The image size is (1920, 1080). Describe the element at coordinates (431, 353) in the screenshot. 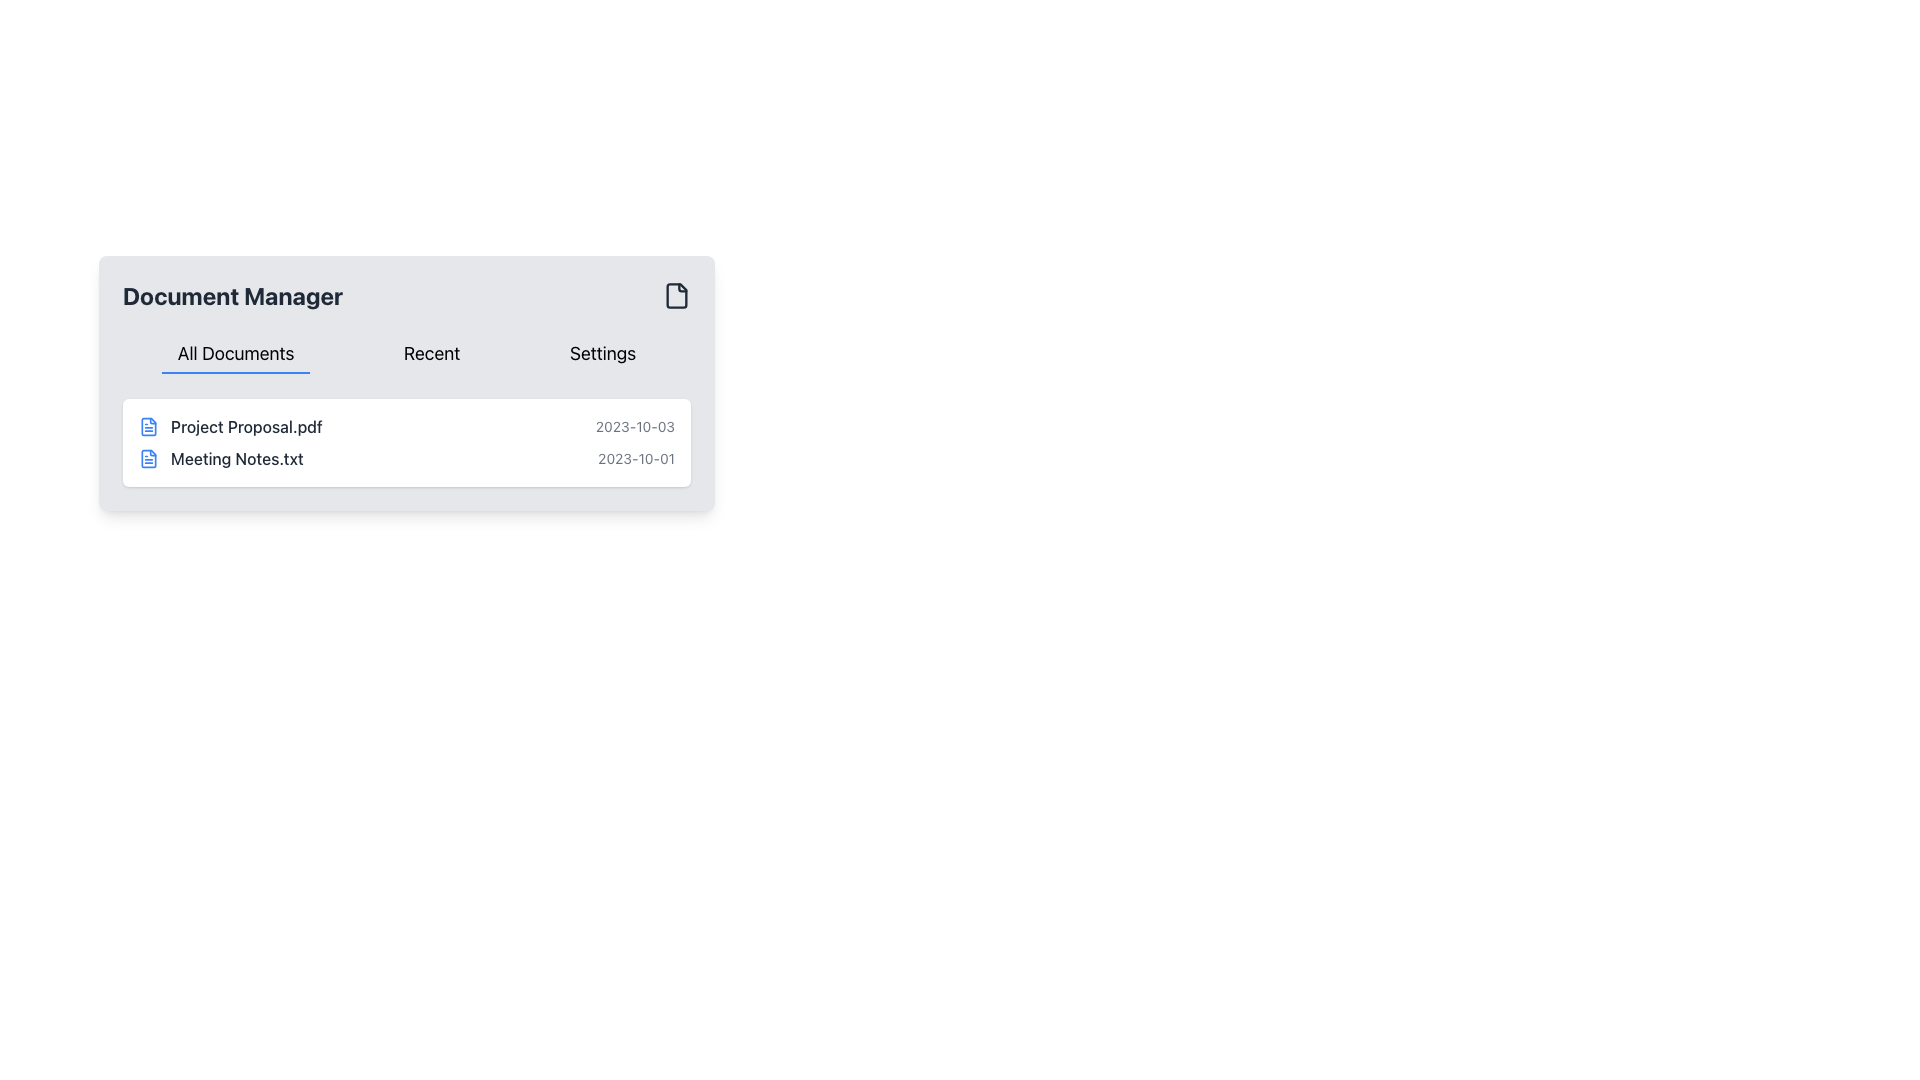

I see `the 'Recent' tab, which is the second tab in the horizontal tab menu among 'All Documents', 'Recent', and 'Settings'` at that location.